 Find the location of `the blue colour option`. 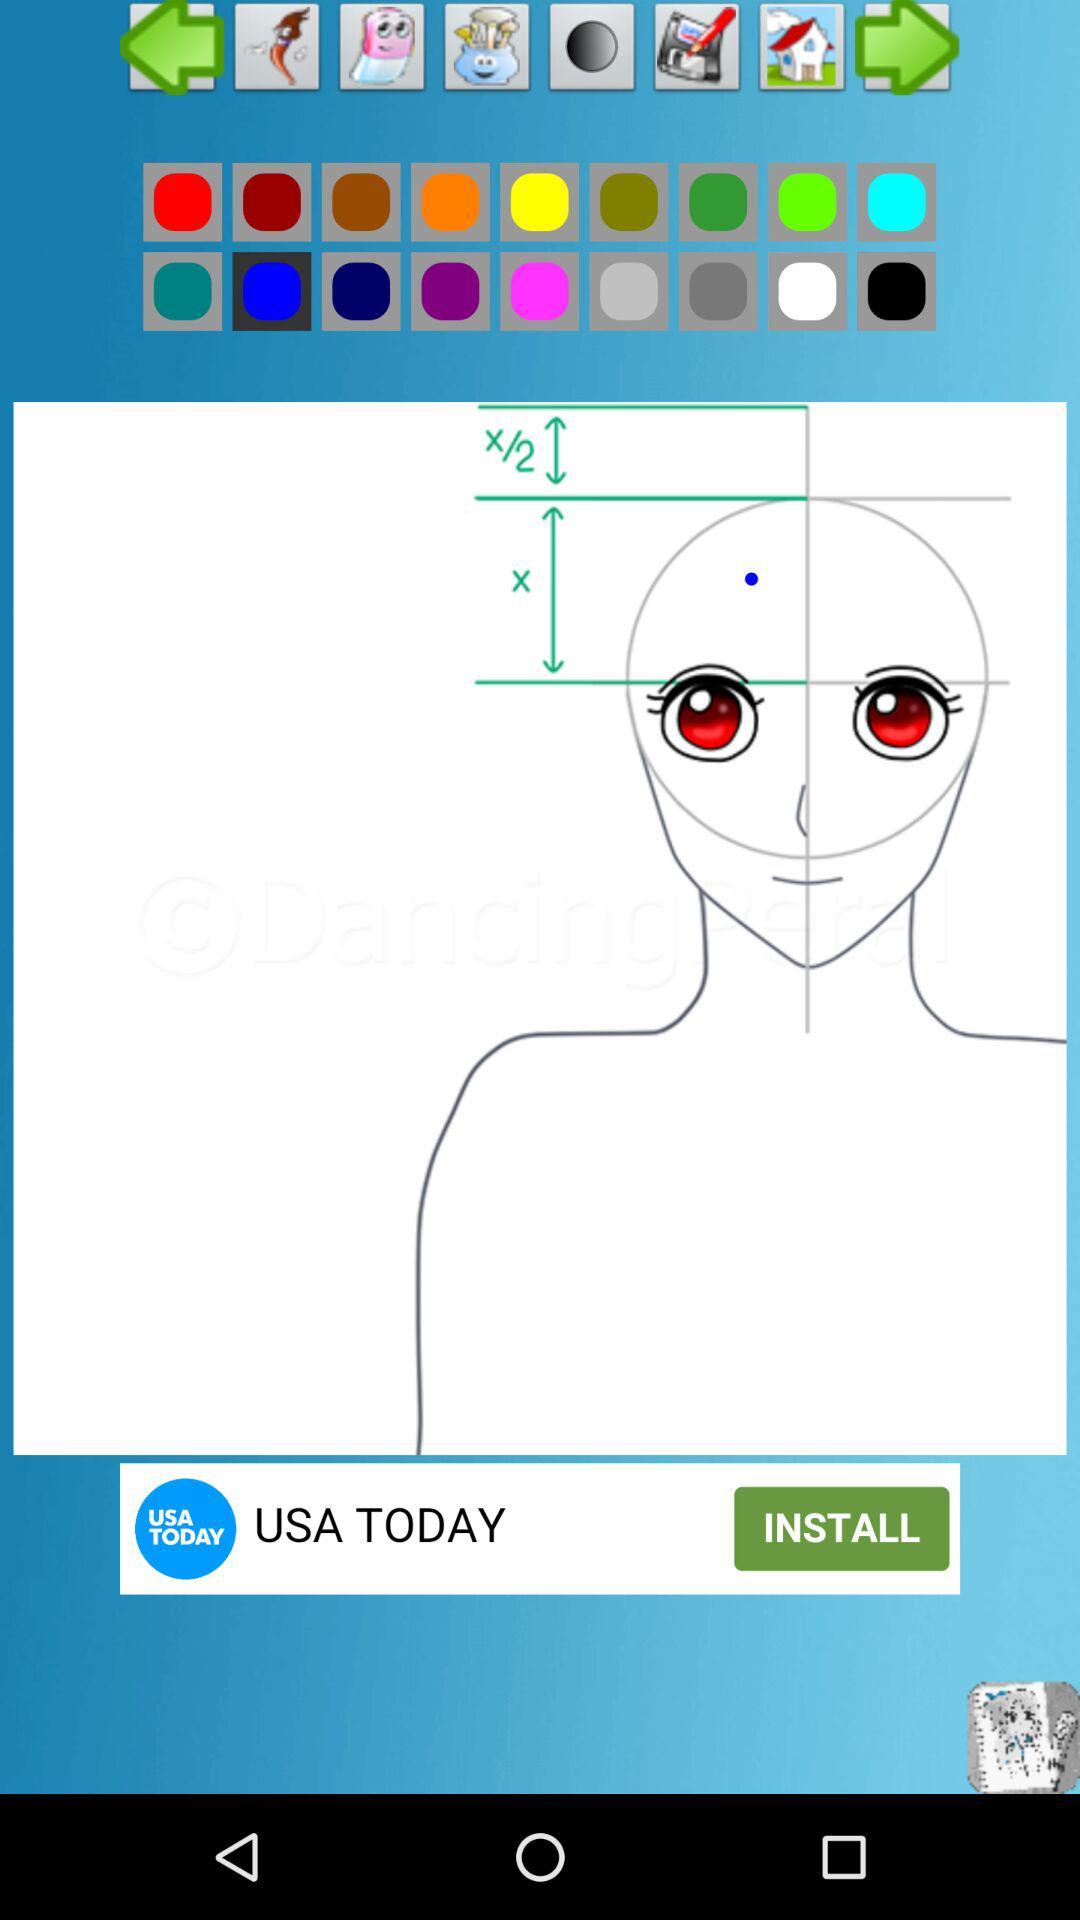

the blue colour option is located at coordinates (361, 290).